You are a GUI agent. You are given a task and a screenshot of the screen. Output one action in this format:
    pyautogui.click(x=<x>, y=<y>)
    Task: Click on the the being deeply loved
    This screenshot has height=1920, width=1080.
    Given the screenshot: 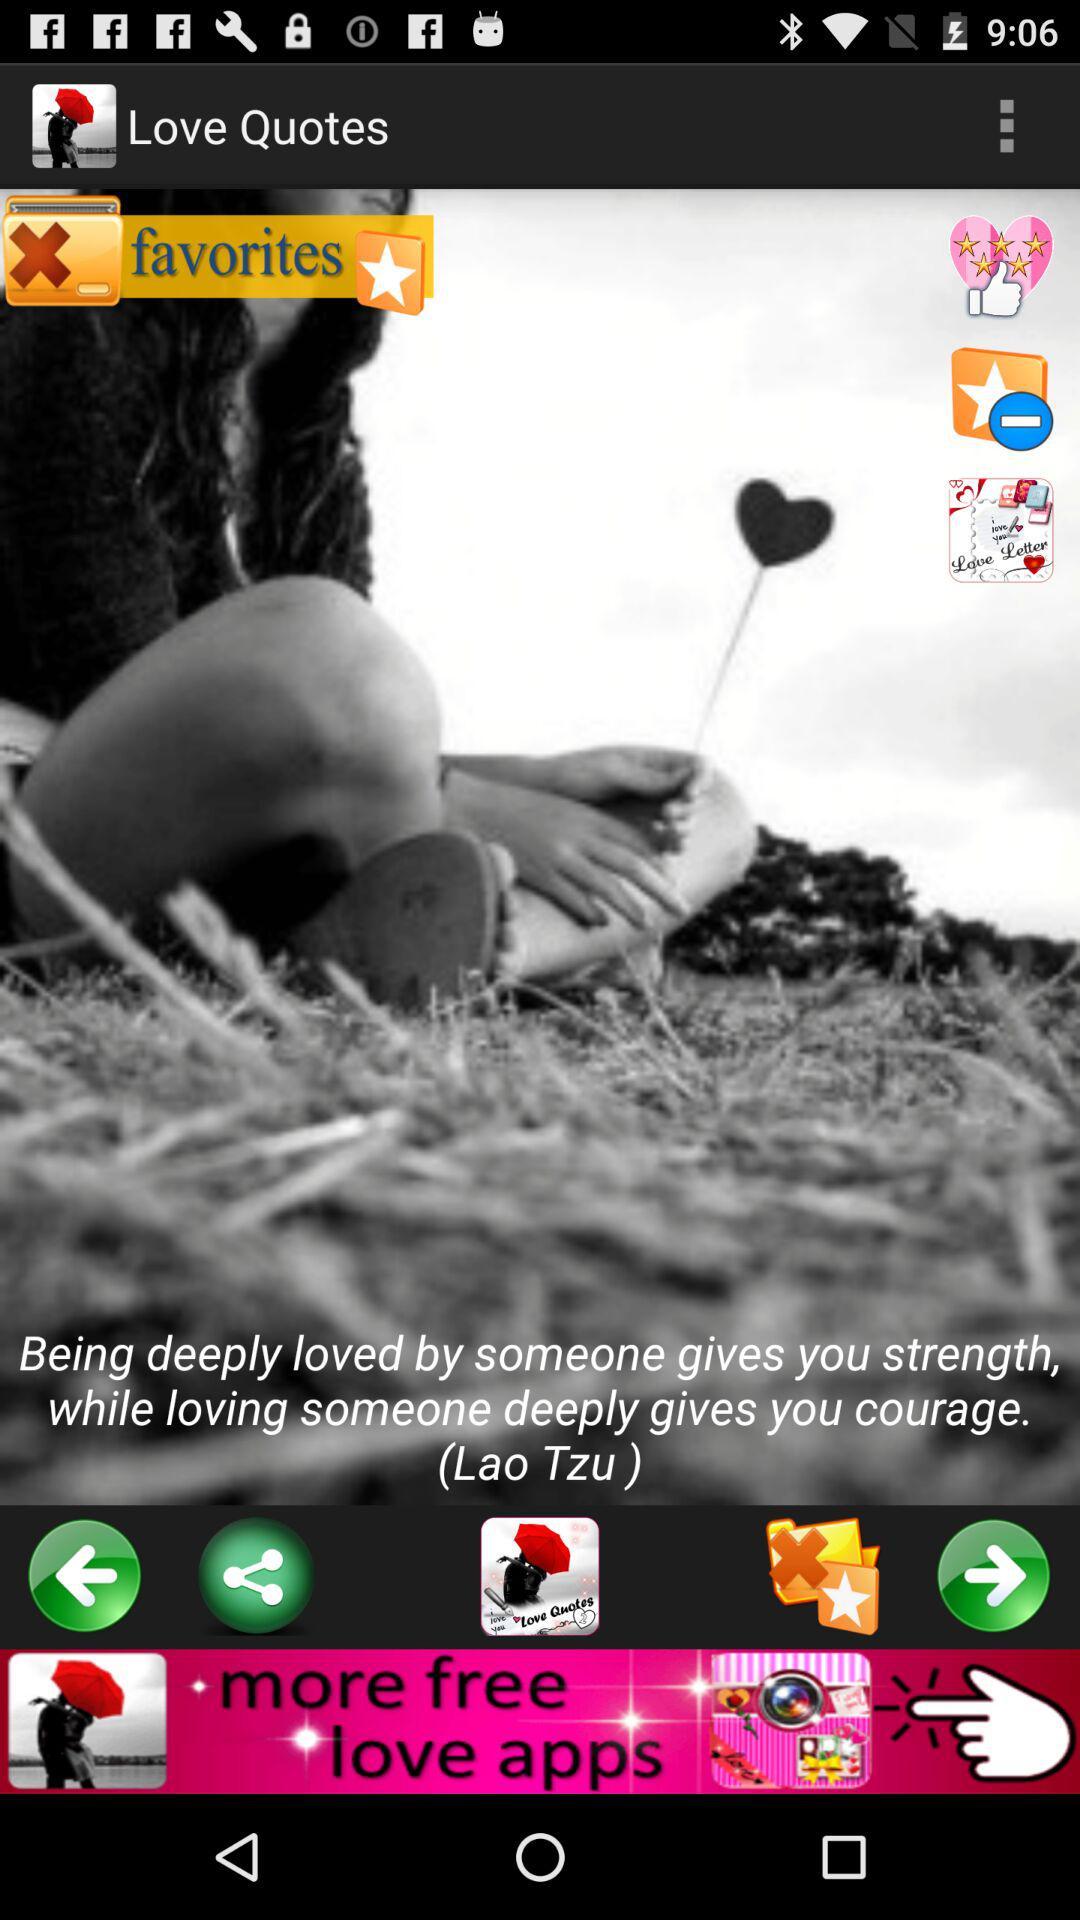 What is the action you would take?
    pyautogui.click(x=540, y=847)
    